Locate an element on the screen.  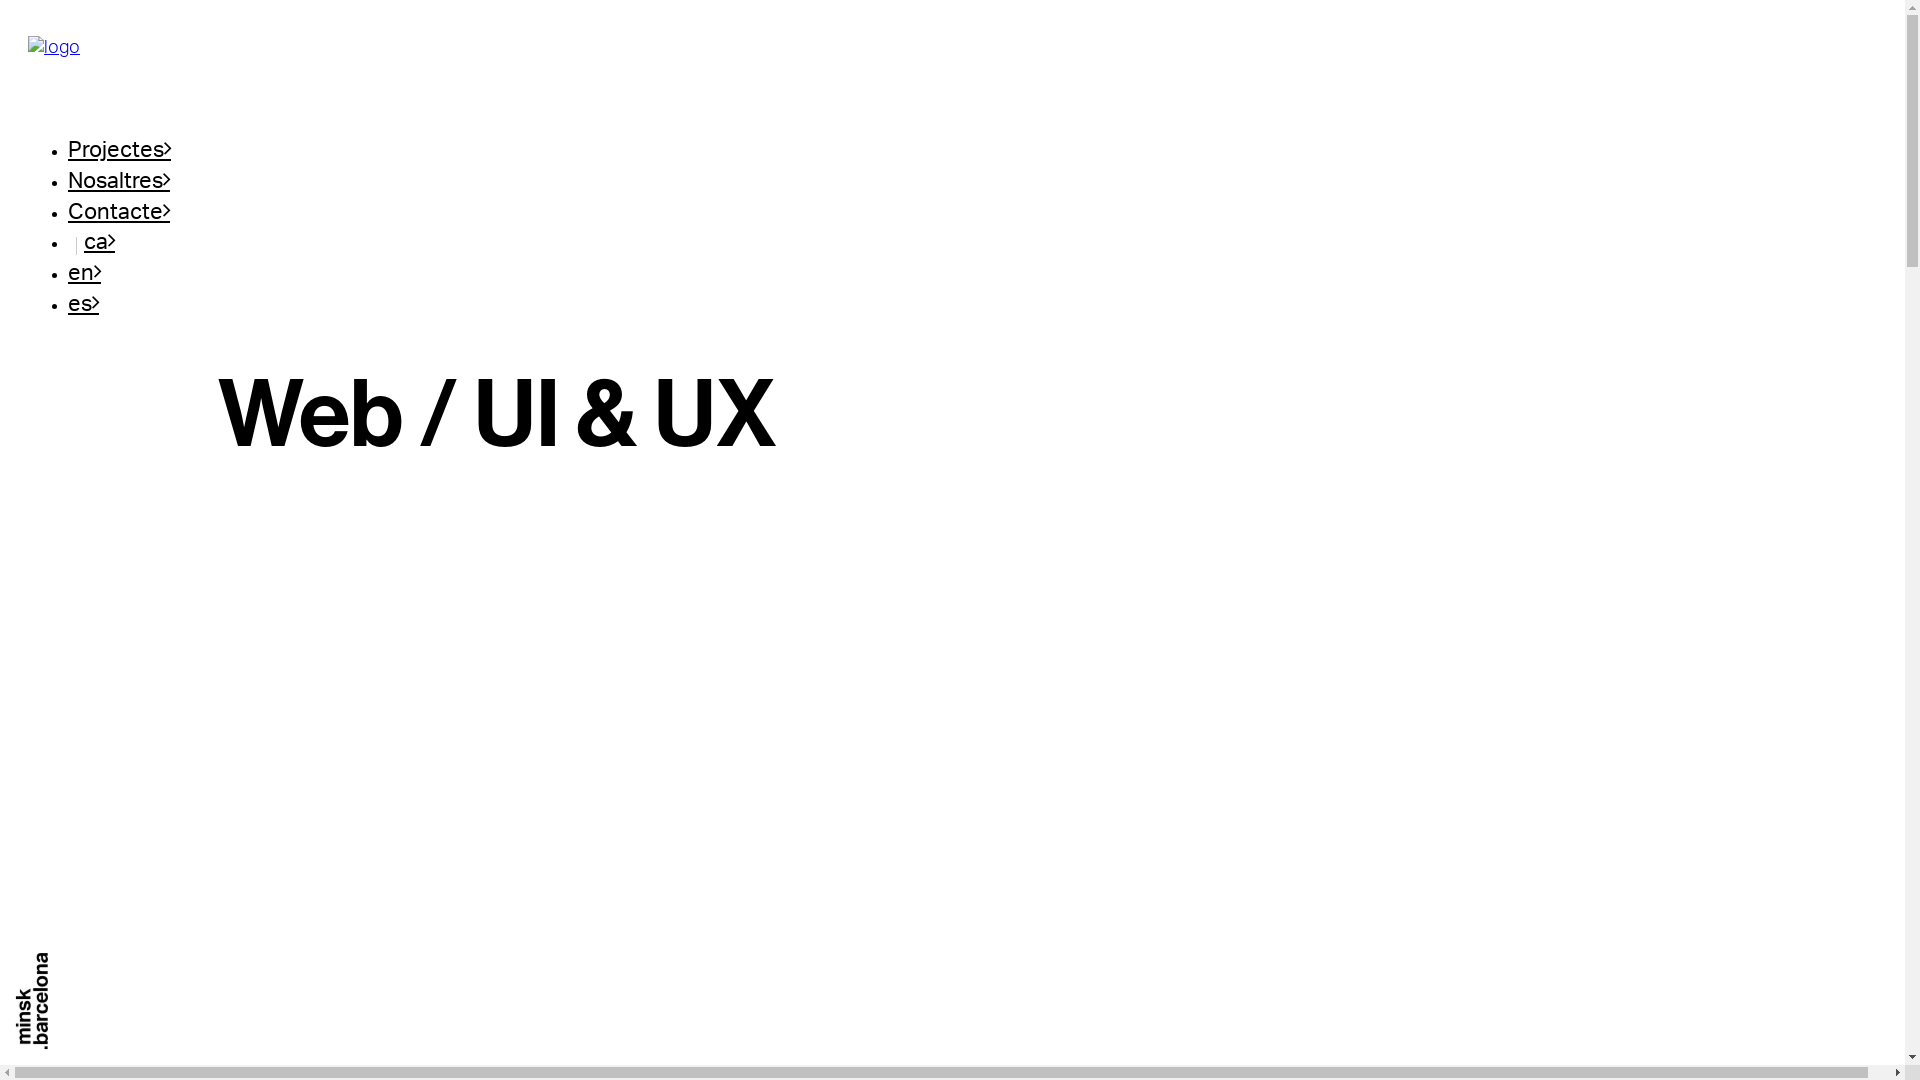
'Projectes' is located at coordinates (118, 149).